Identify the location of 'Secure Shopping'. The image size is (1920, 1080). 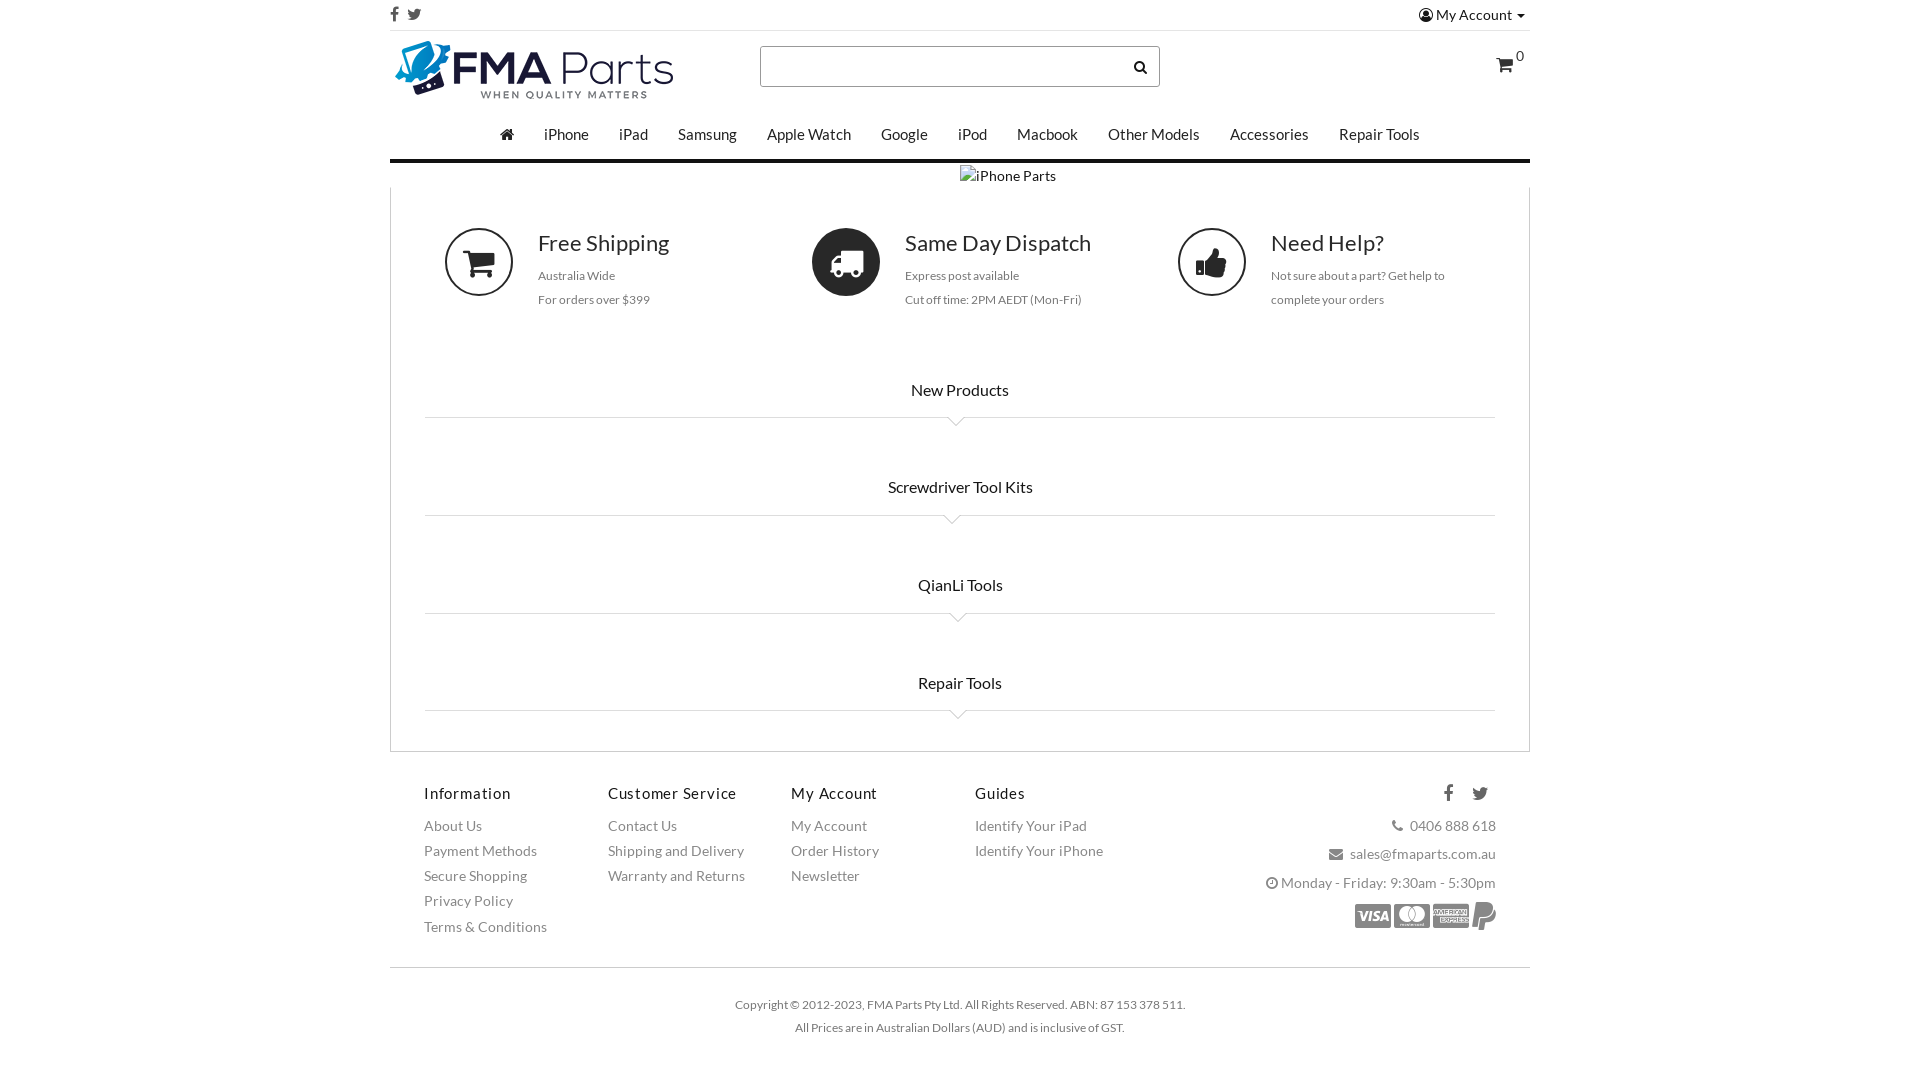
(474, 874).